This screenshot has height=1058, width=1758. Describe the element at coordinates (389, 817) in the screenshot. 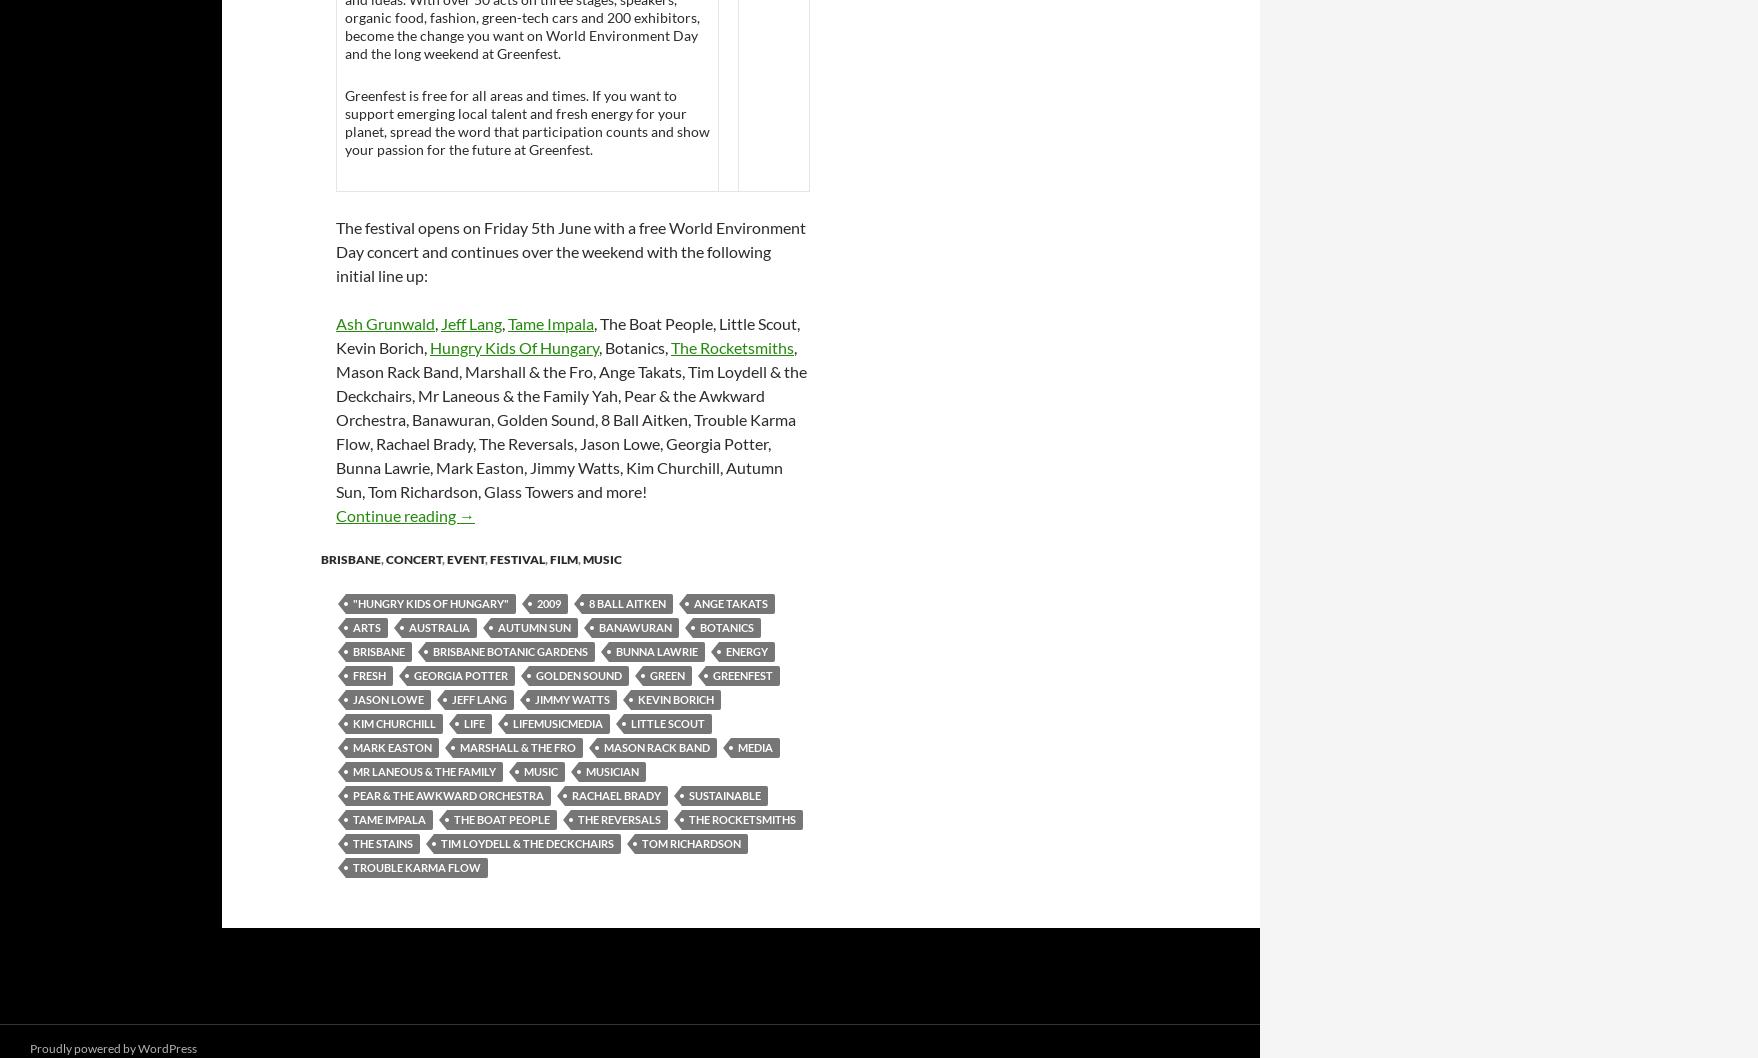

I see `'TAME IMPALA'` at that location.